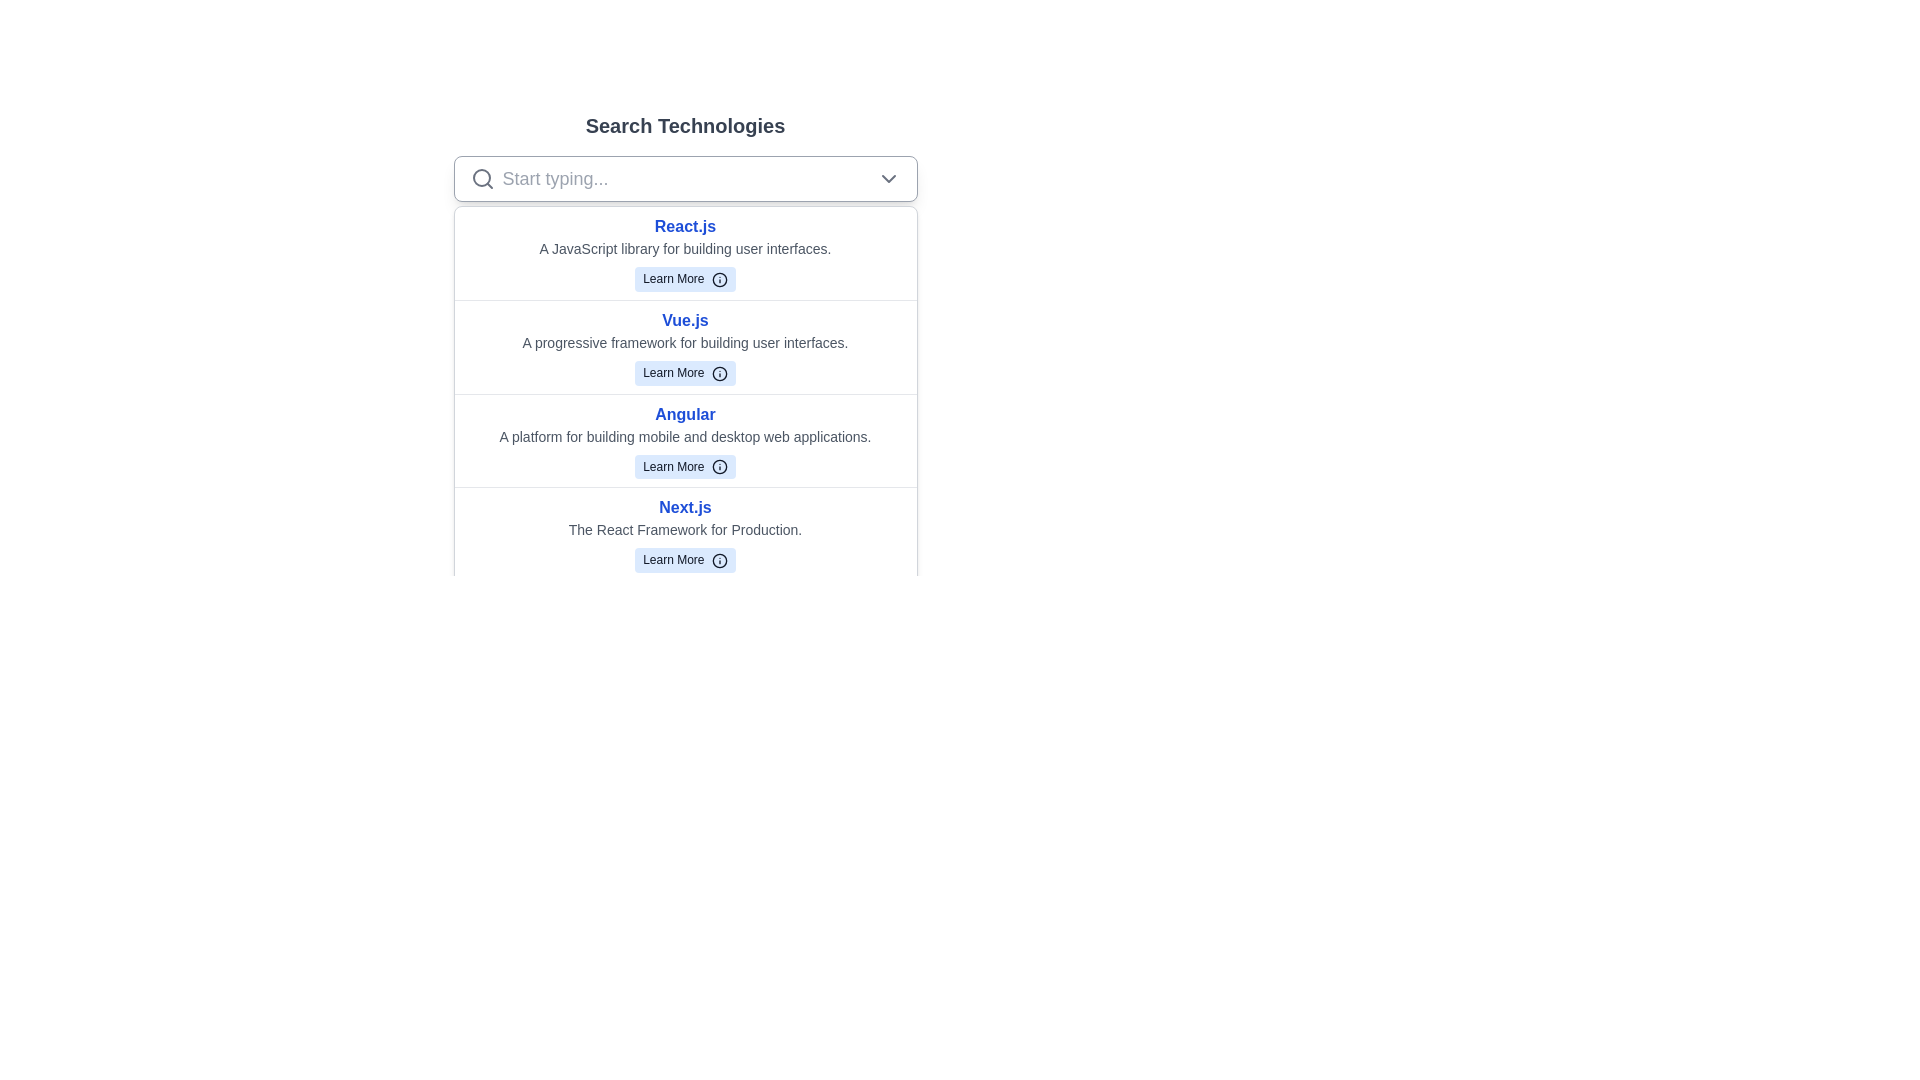 The image size is (1920, 1080). I want to click on the SVG circle element that is part of the information icon within the 'Learn More' button for 'Next.js', so click(719, 561).